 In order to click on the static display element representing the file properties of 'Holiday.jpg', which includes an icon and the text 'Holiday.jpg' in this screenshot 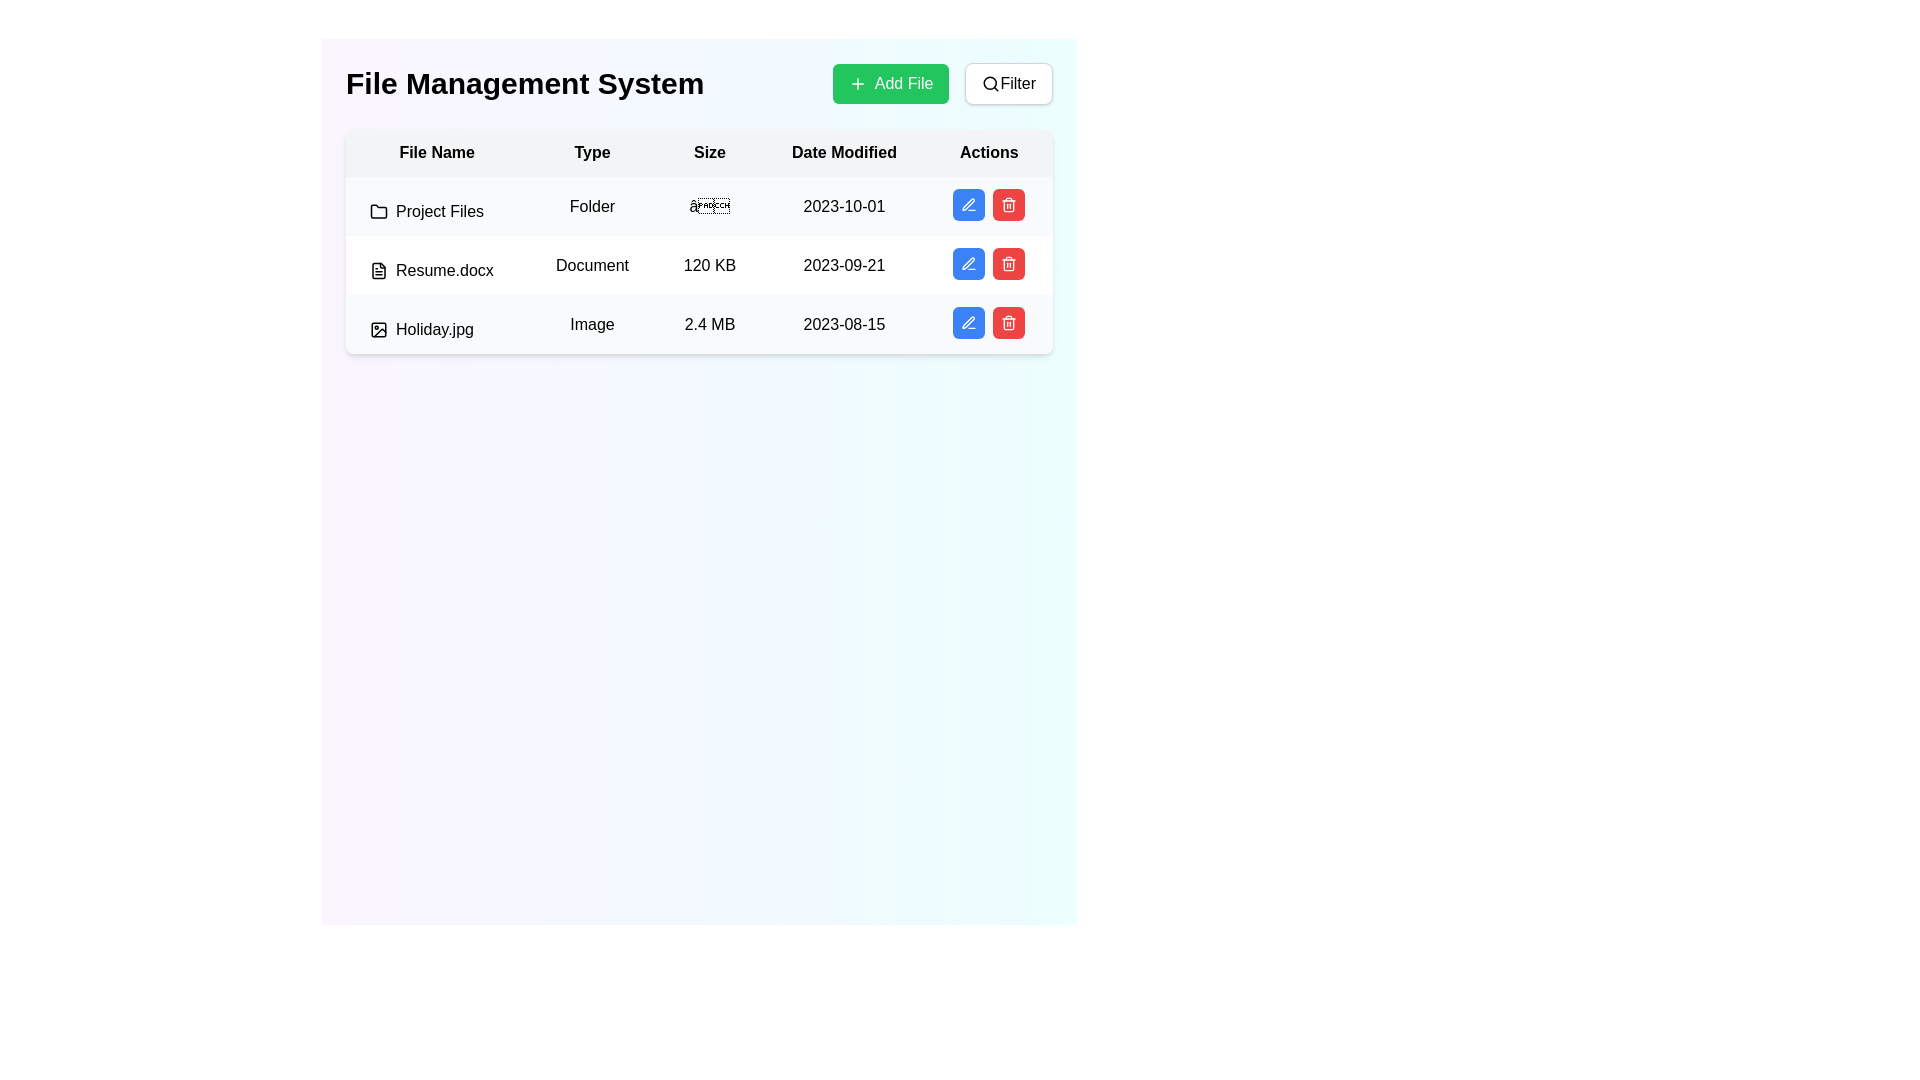, I will do `click(436, 329)`.